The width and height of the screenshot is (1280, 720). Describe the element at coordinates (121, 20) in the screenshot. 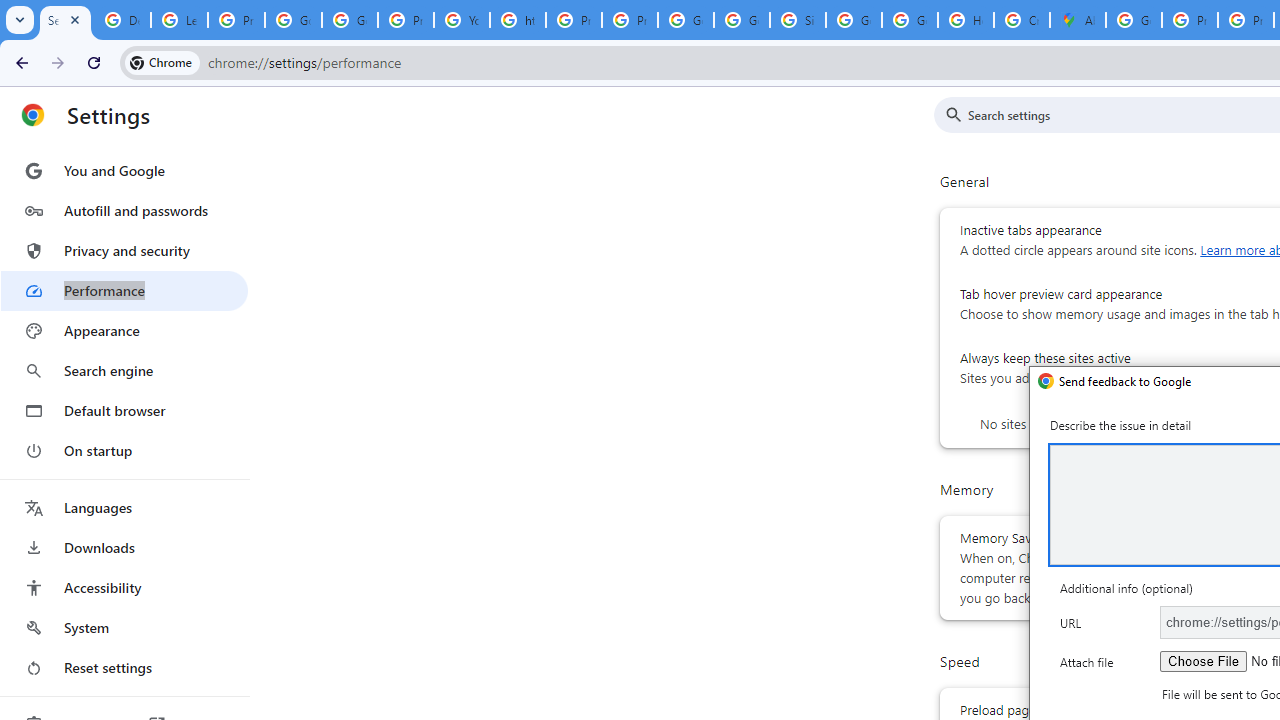

I see `'Delete photos & videos - Computer - Google Photos Help'` at that location.